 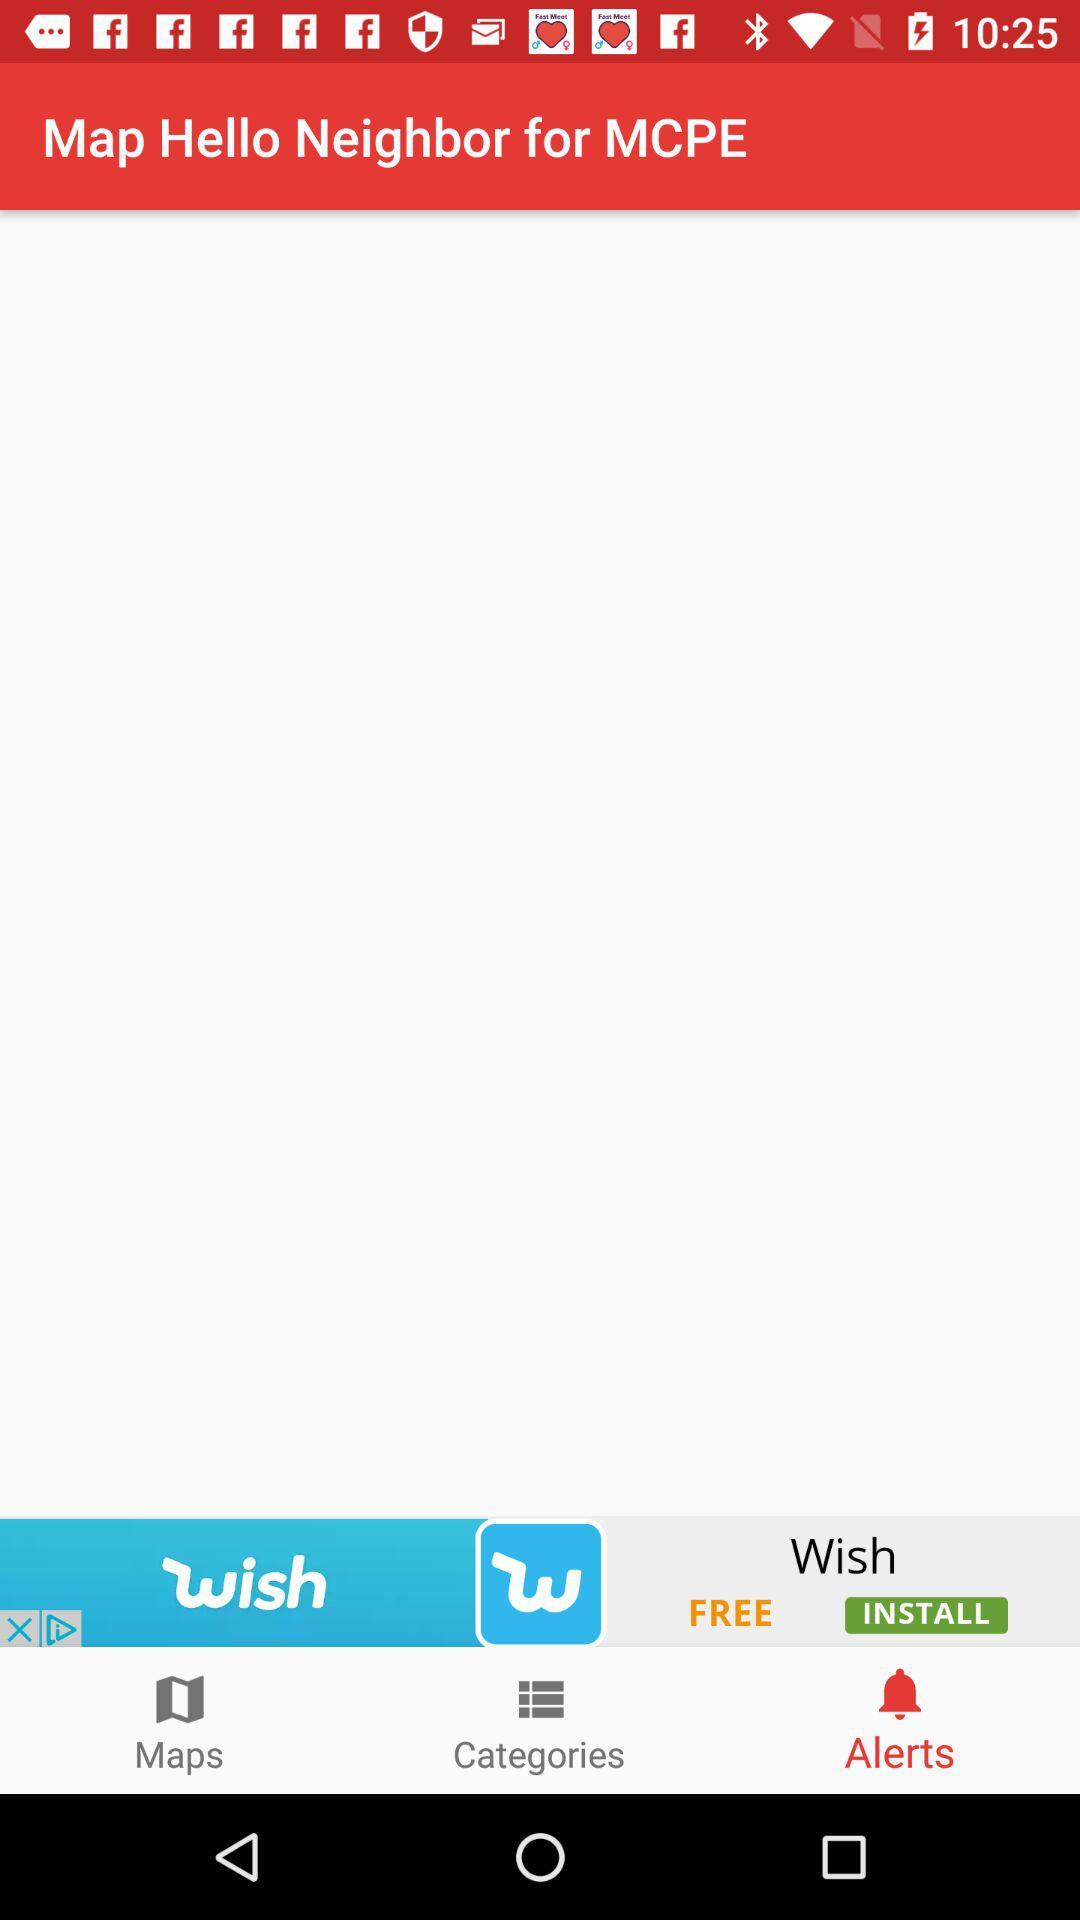 What do you see at coordinates (540, 1580) in the screenshot?
I see `advertisement` at bounding box center [540, 1580].